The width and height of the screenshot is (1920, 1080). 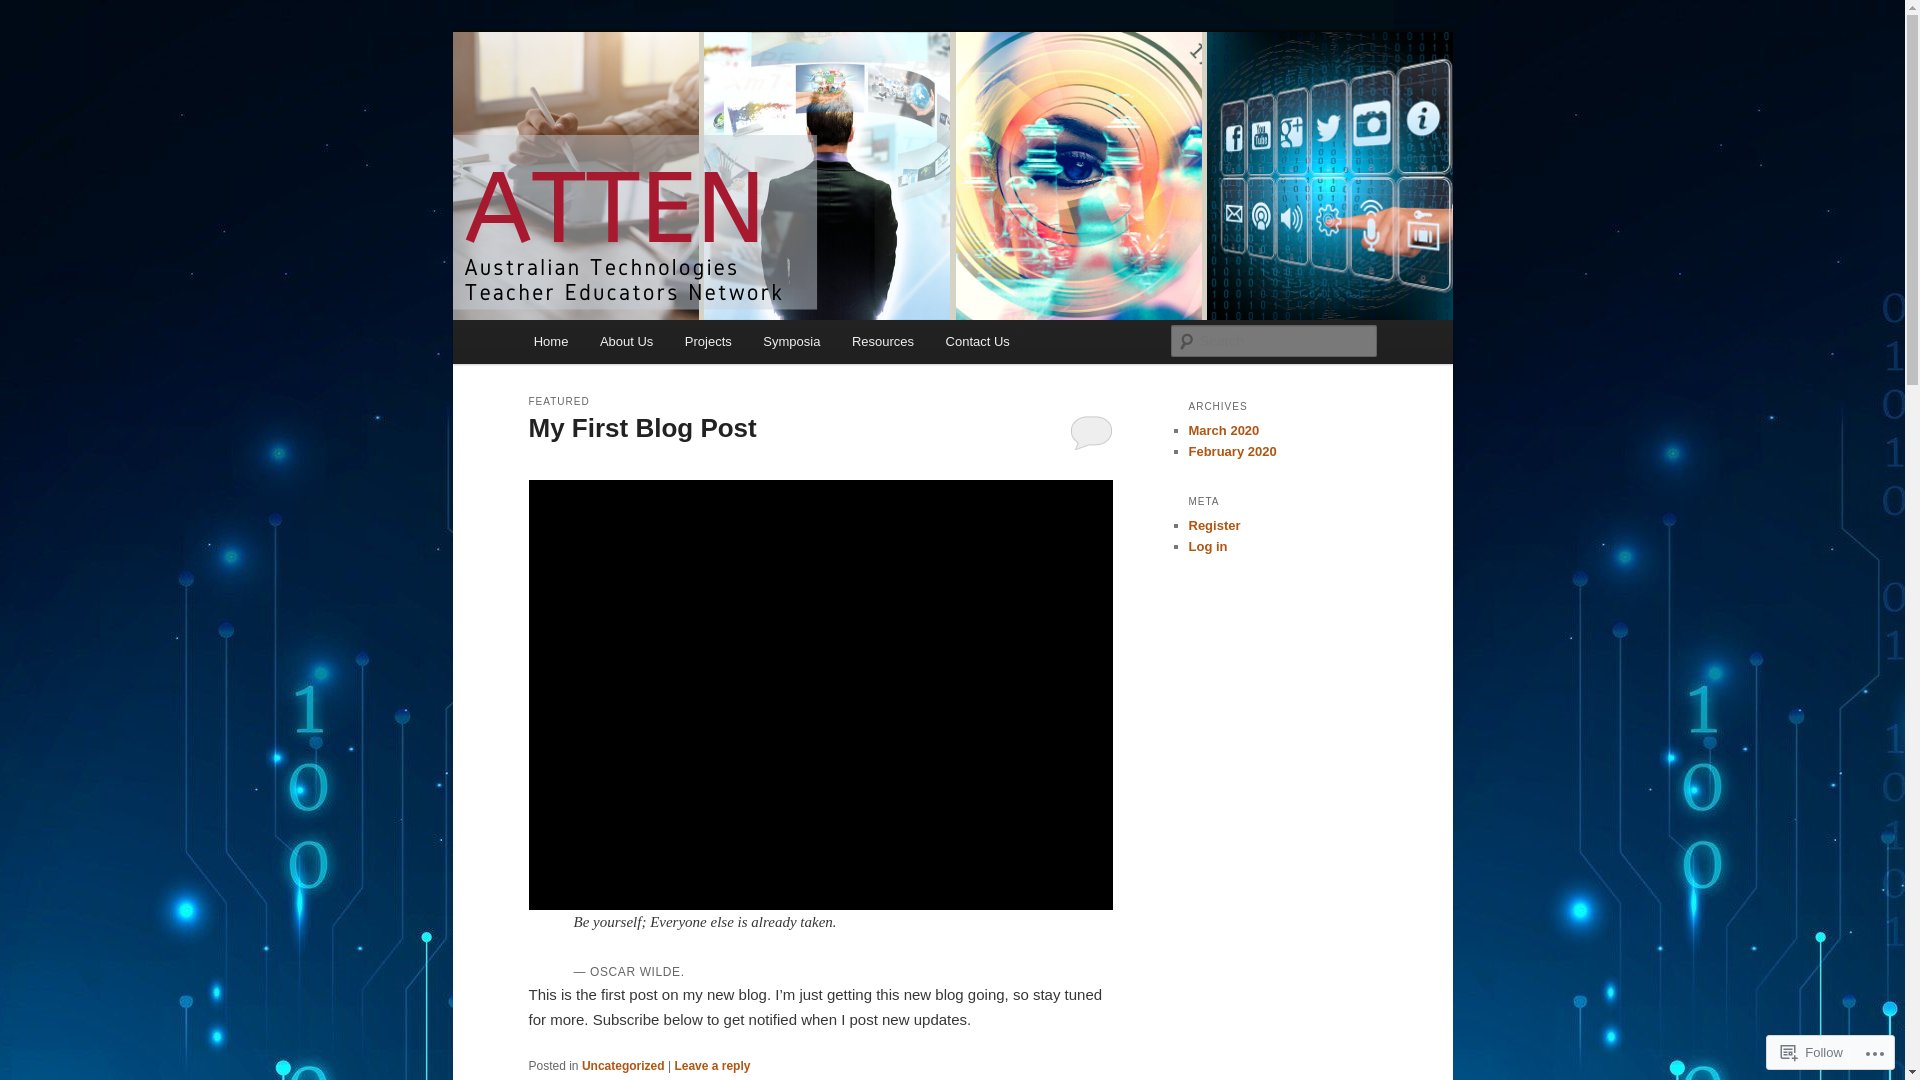 What do you see at coordinates (711, 1063) in the screenshot?
I see `'Leave a reply'` at bounding box center [711, 1063].